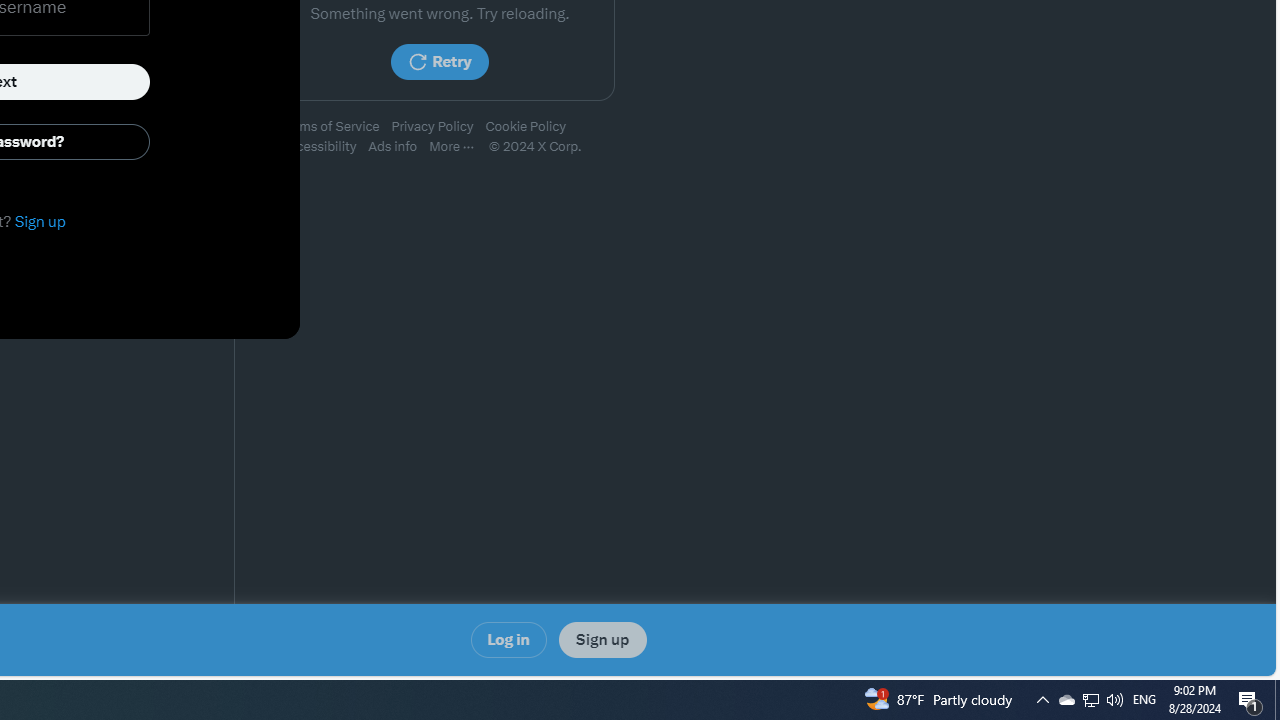 This screenshot has height=720, width=1280. Describe the element at coordinates (508, 640) in the screenshot. I see `'Log in'` at that location.